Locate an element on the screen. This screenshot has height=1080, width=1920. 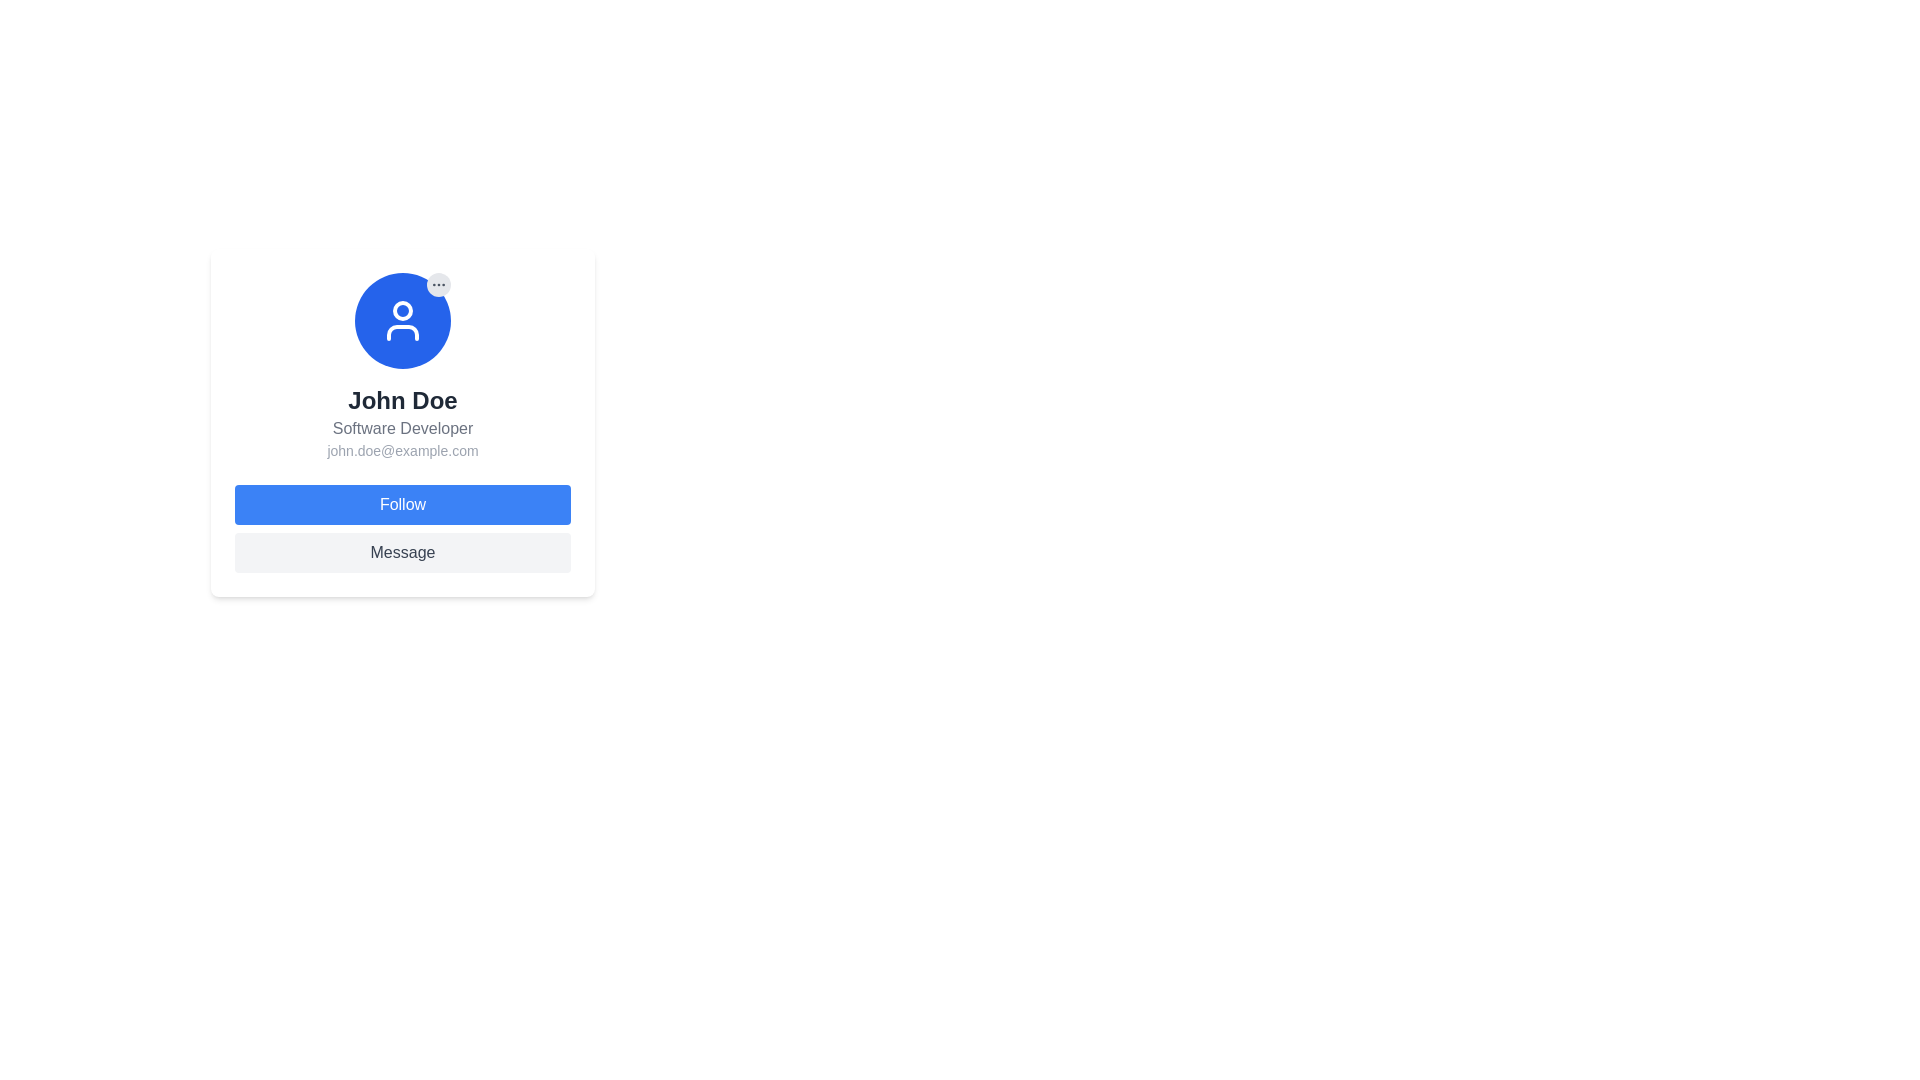
the decorative Circle SVG component located at the top-center of the user avatar graphic in the profile card is located at coordinates (402, 311).